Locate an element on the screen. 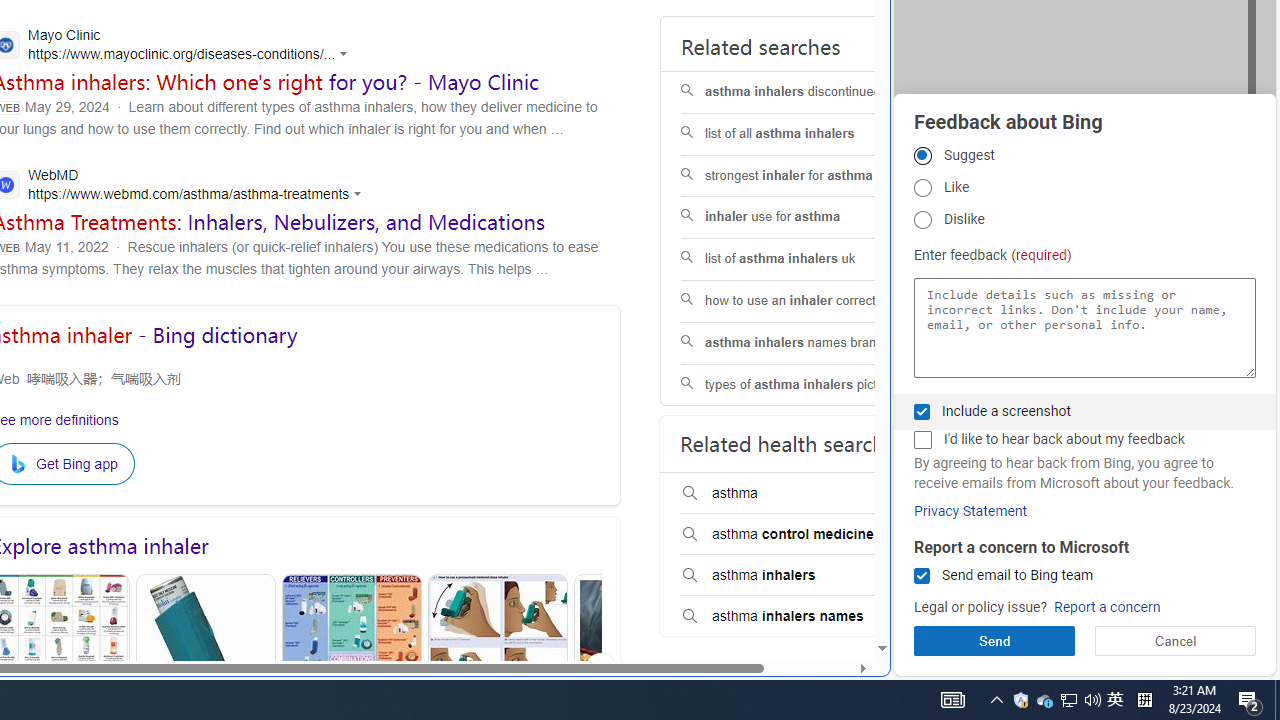 The height and width of the screenshot is (720, 1280). 'types of asthma inhalers pictures' is located at coordinates (807, 385).